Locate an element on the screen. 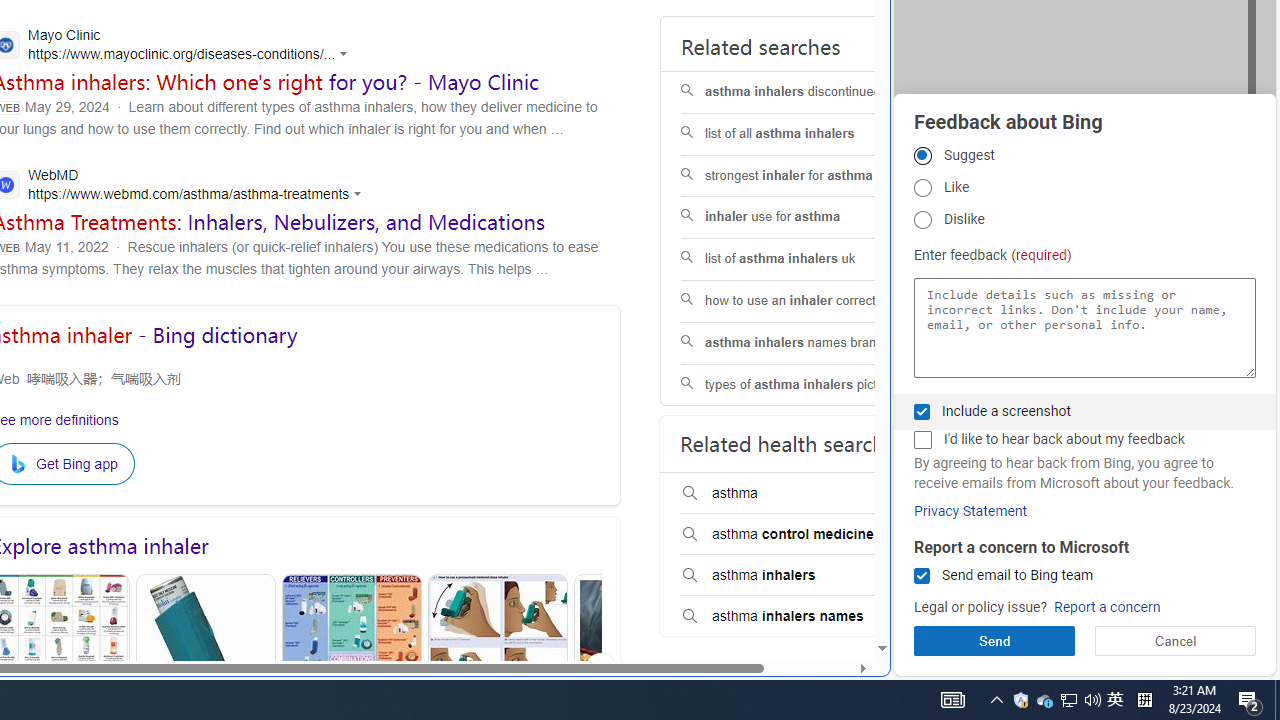 The height and width of the screenshot is (720, 1280). 'types of asthma inhalers pictures' is located at coordinates (807, 385).